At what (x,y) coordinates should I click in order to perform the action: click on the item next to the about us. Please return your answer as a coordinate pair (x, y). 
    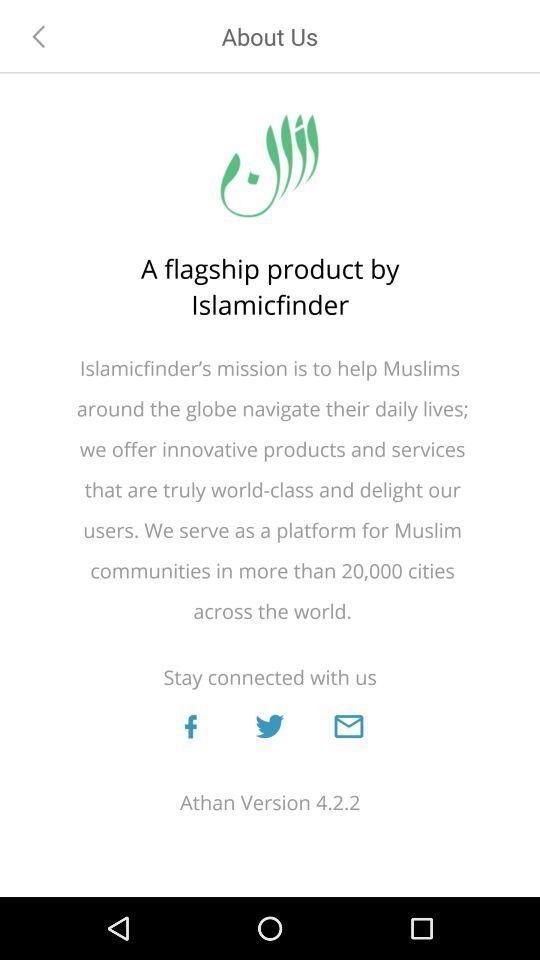
    Looking at the image, I should click on (39, 35).